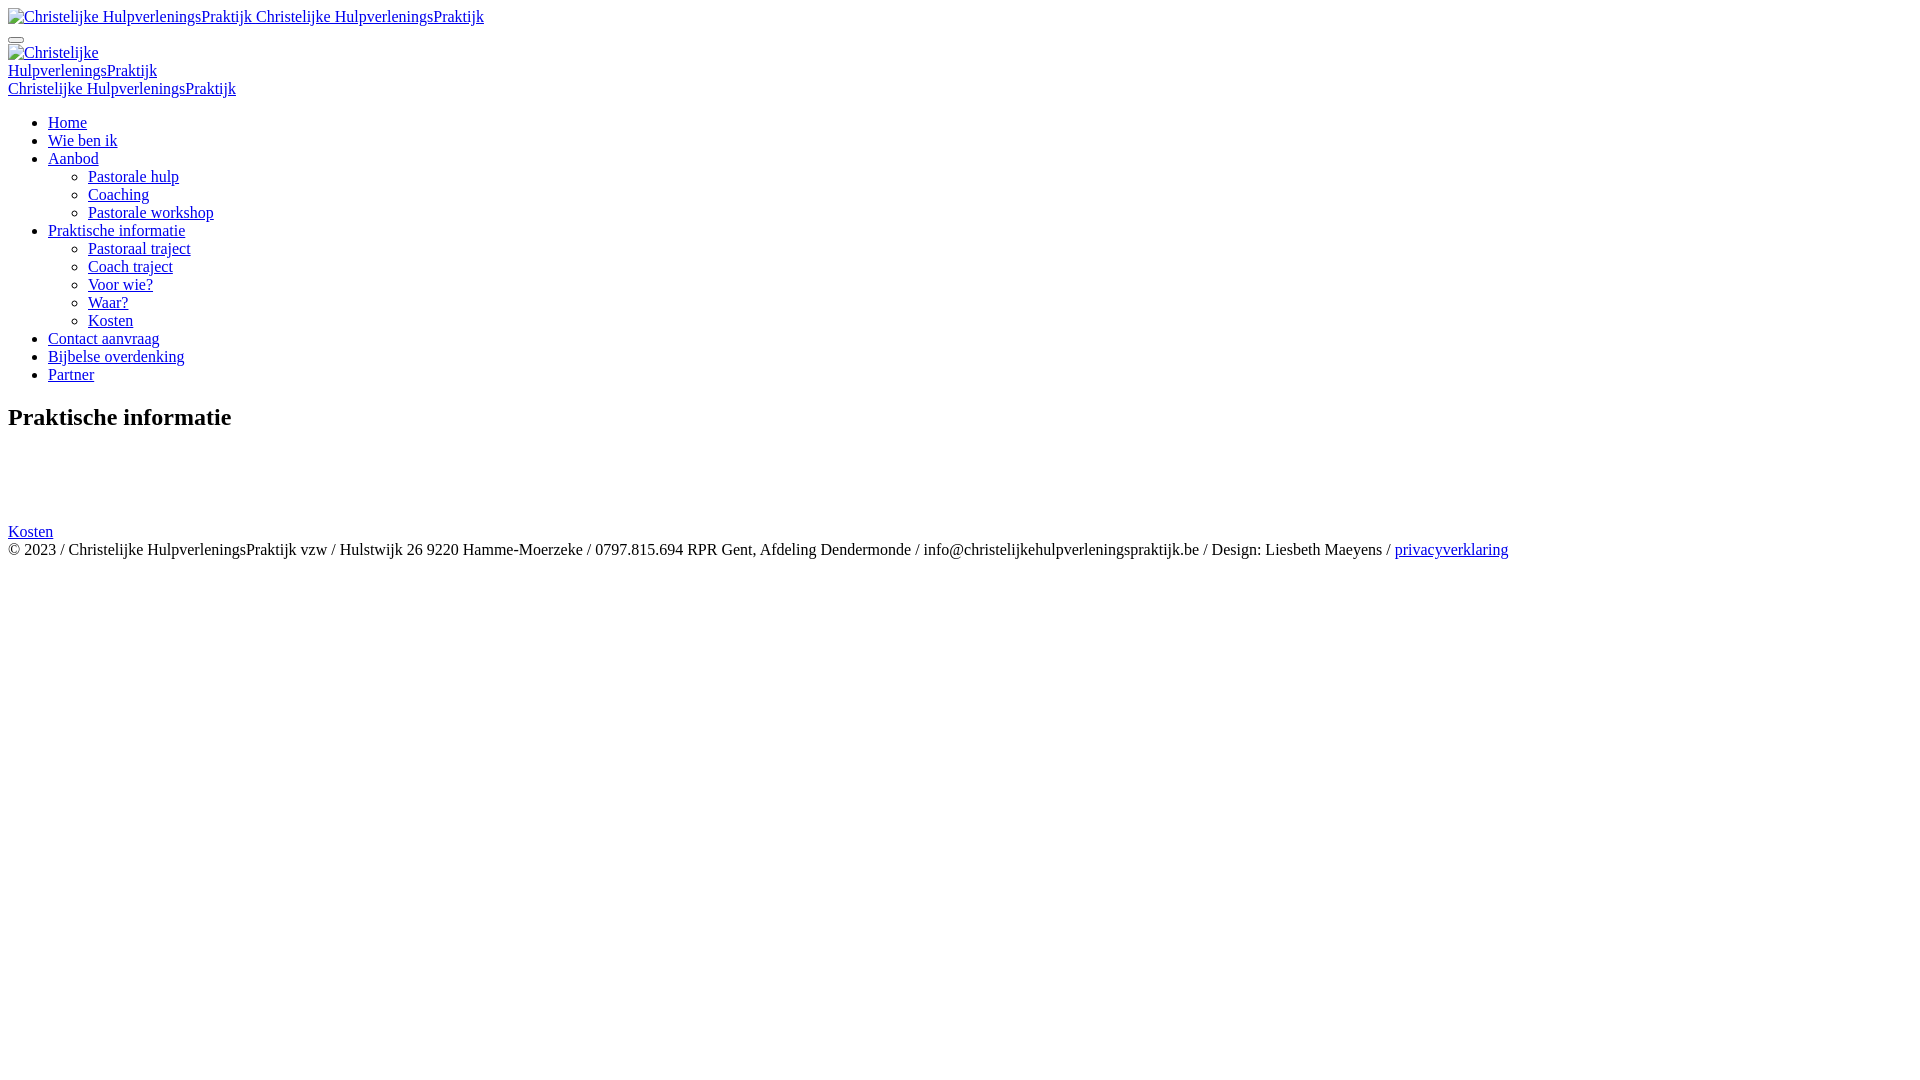  I want to click on 'Christelijke HulpverleningsPraktijk', so click(128, 16).